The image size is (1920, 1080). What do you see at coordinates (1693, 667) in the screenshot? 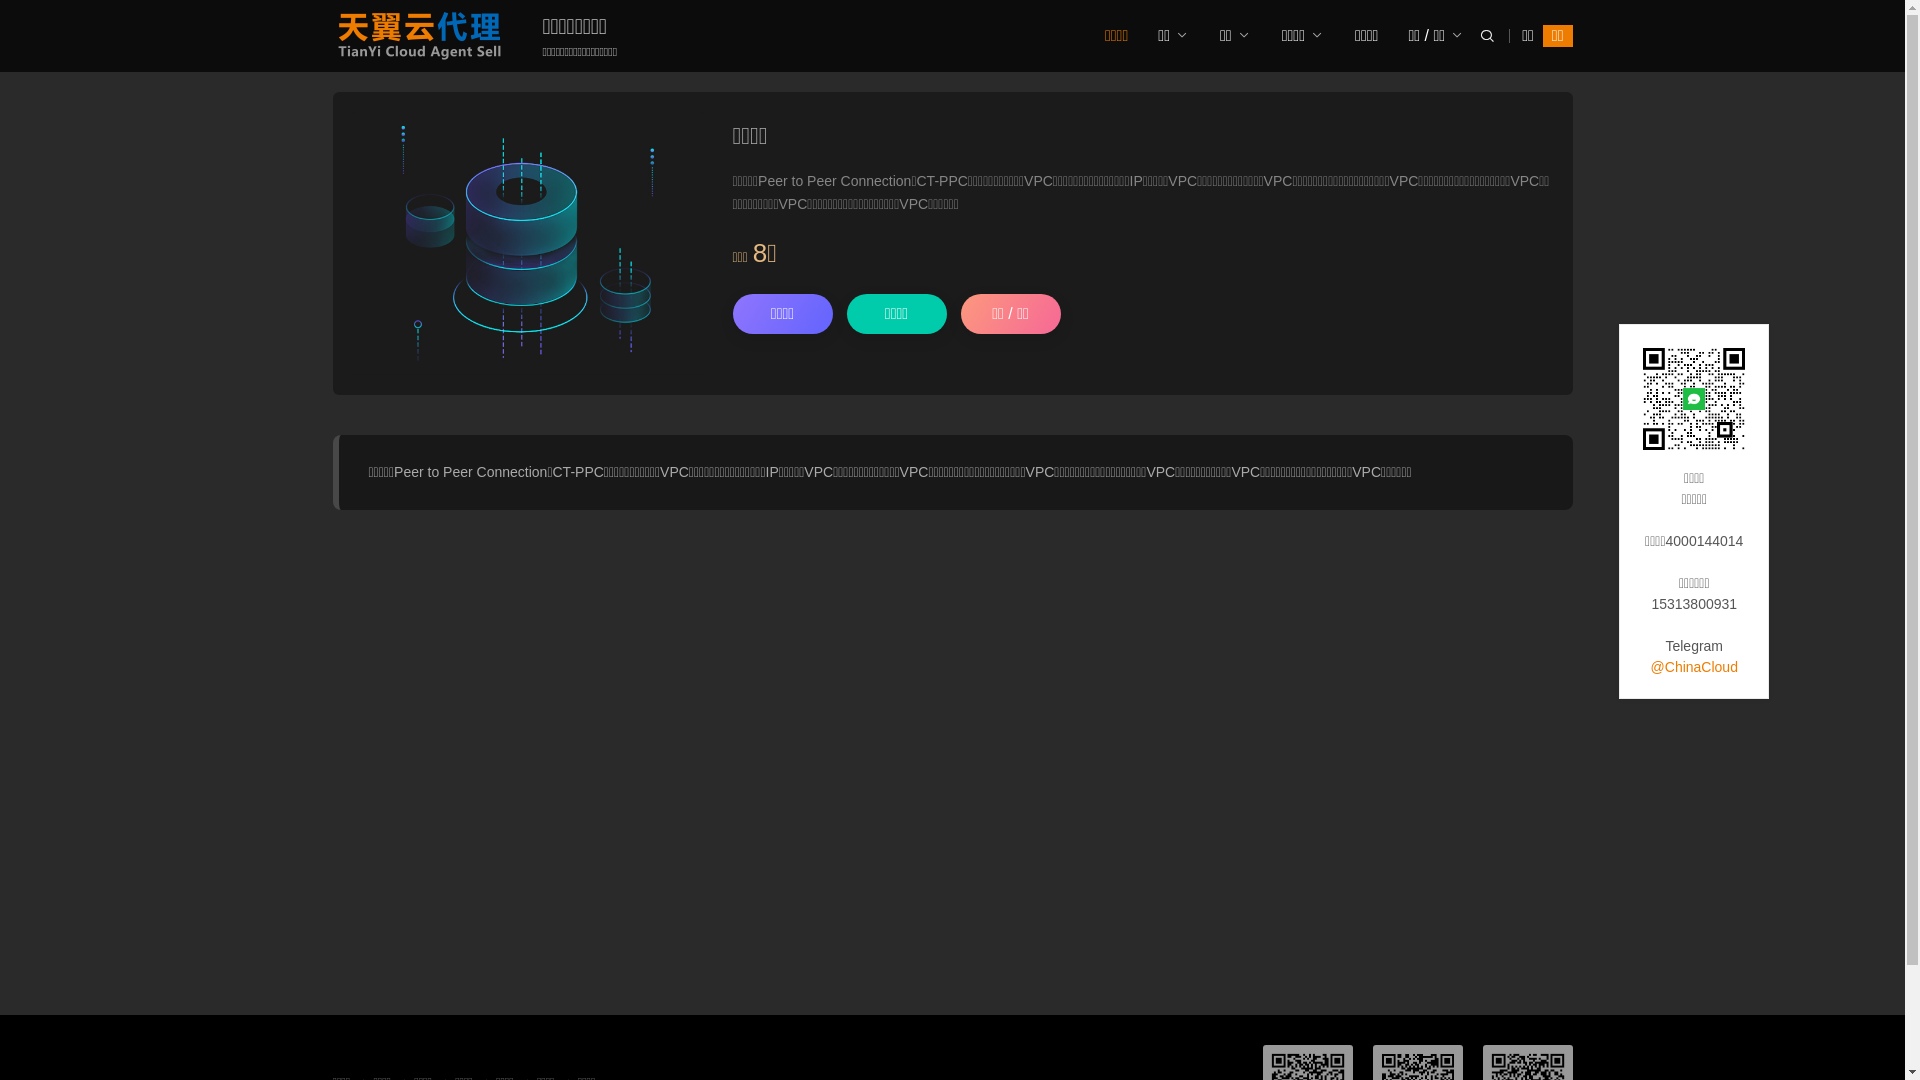
I see `'@ChinaCloud'` at bounding box center [1693, 667].